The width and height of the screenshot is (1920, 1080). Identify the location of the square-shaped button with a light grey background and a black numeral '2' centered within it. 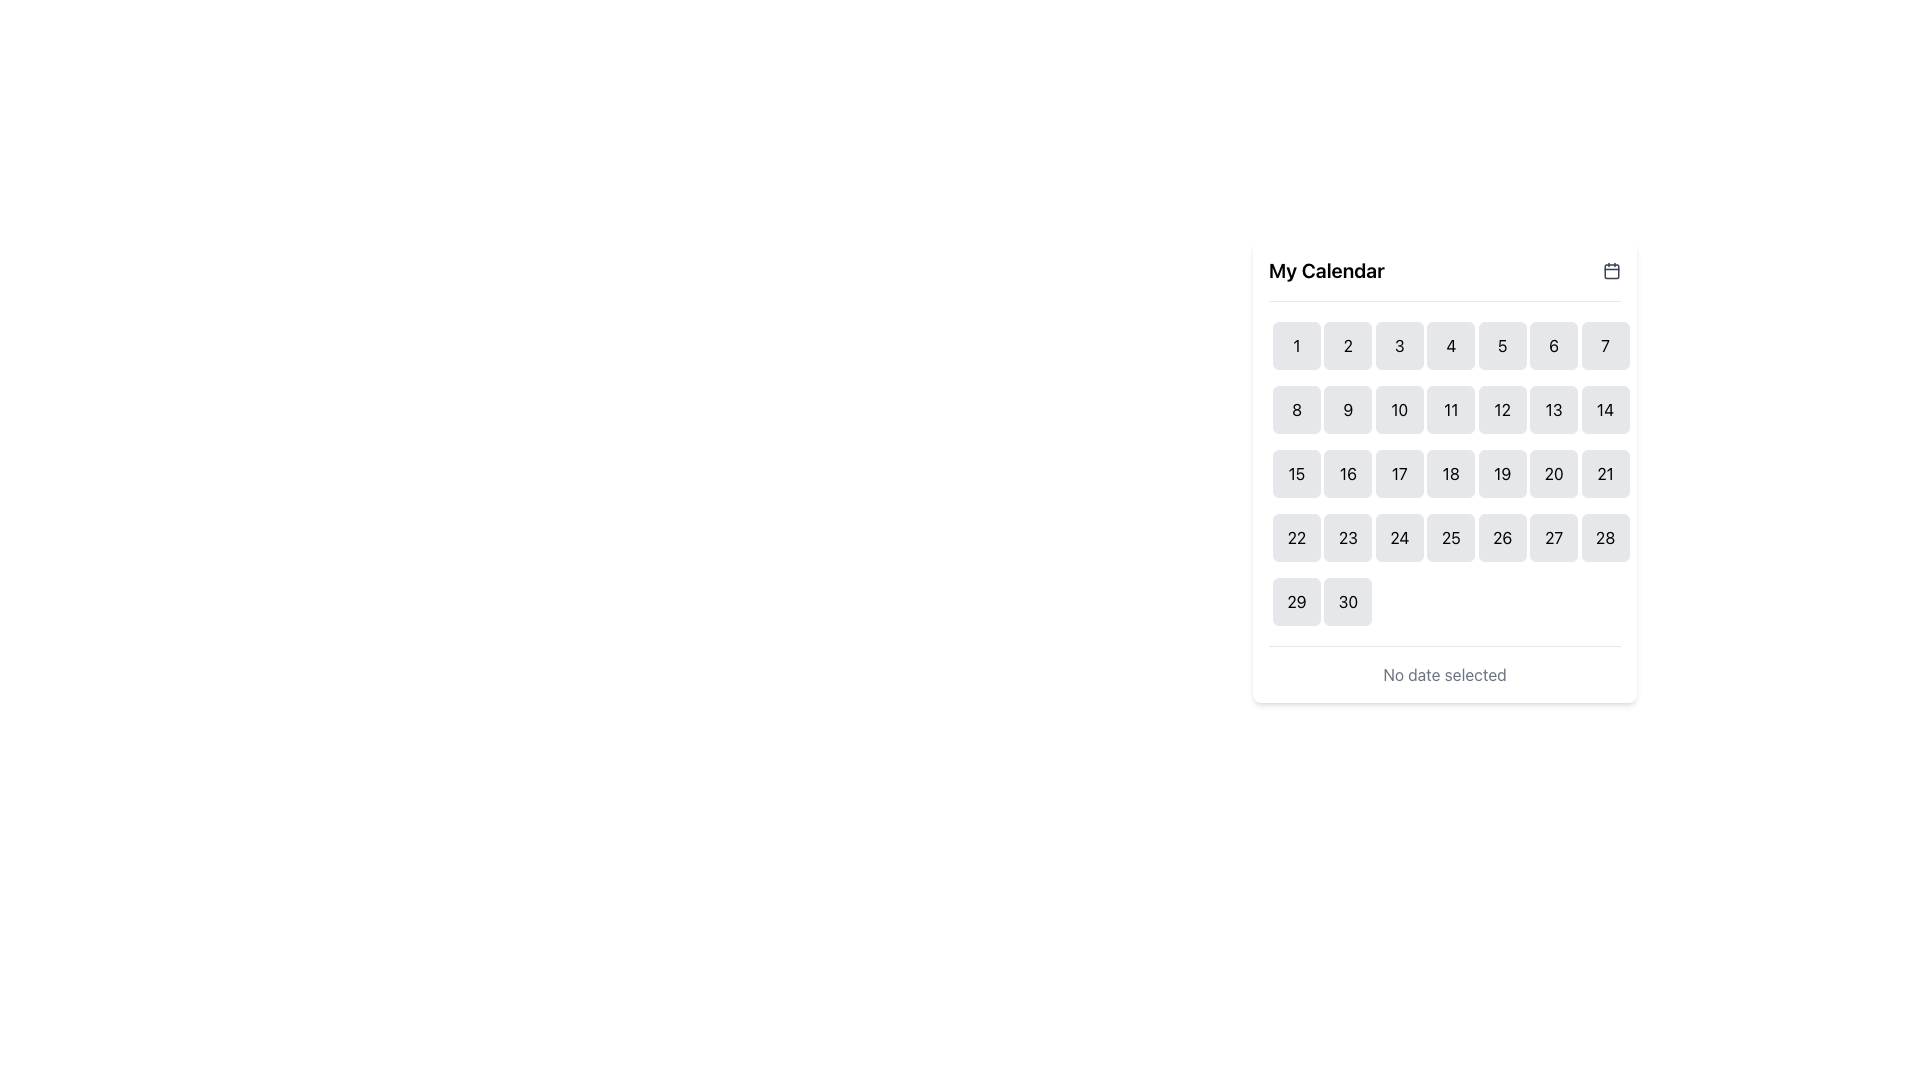
(1348, 345).